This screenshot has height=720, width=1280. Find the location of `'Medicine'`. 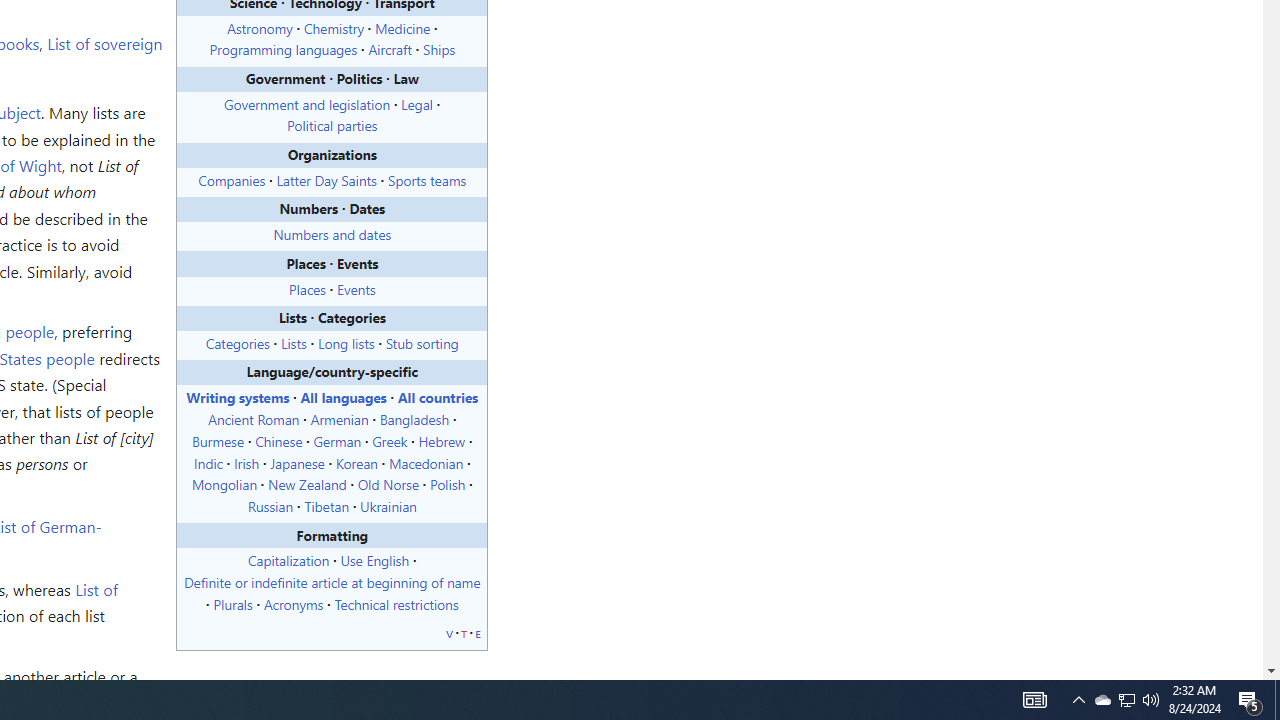

'Medicine' is located at coordinates (402, 27).